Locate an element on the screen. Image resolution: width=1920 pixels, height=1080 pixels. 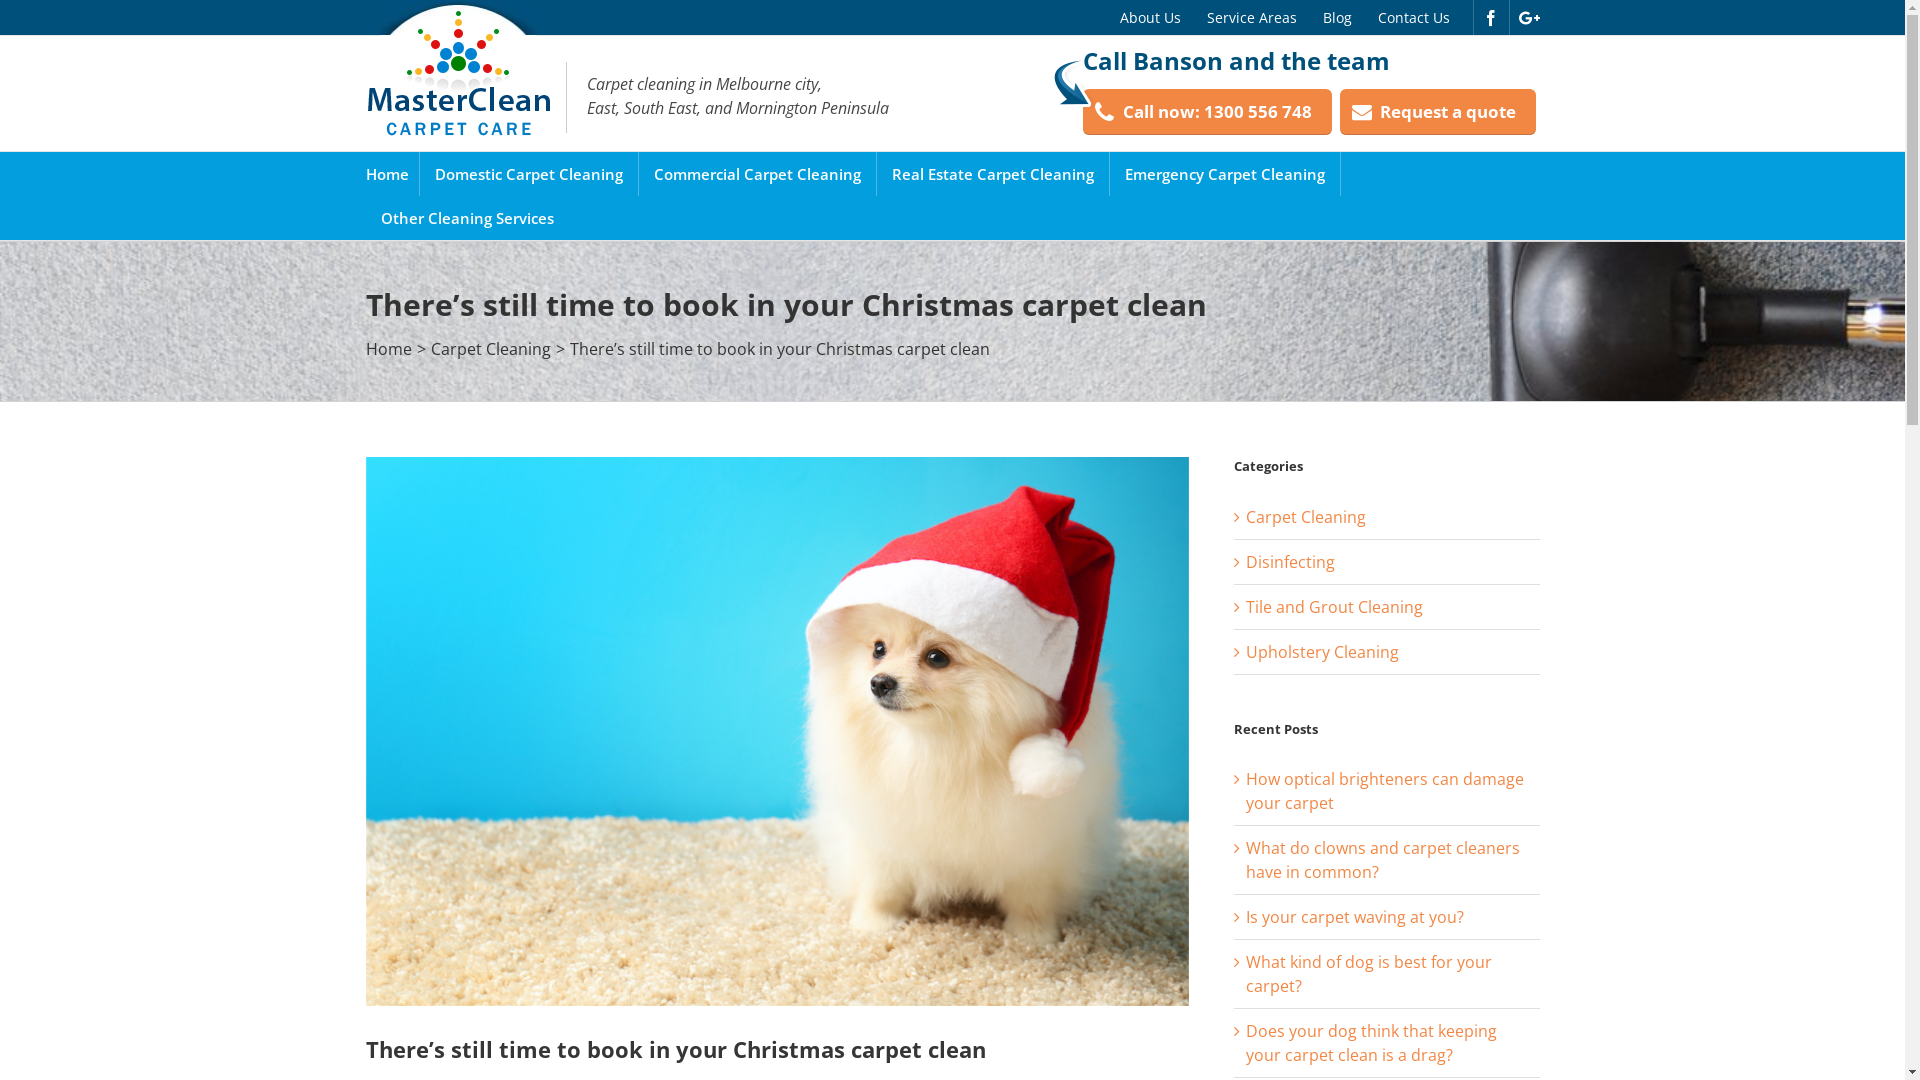
'Facebook' is located at coordinates (1489, 18).